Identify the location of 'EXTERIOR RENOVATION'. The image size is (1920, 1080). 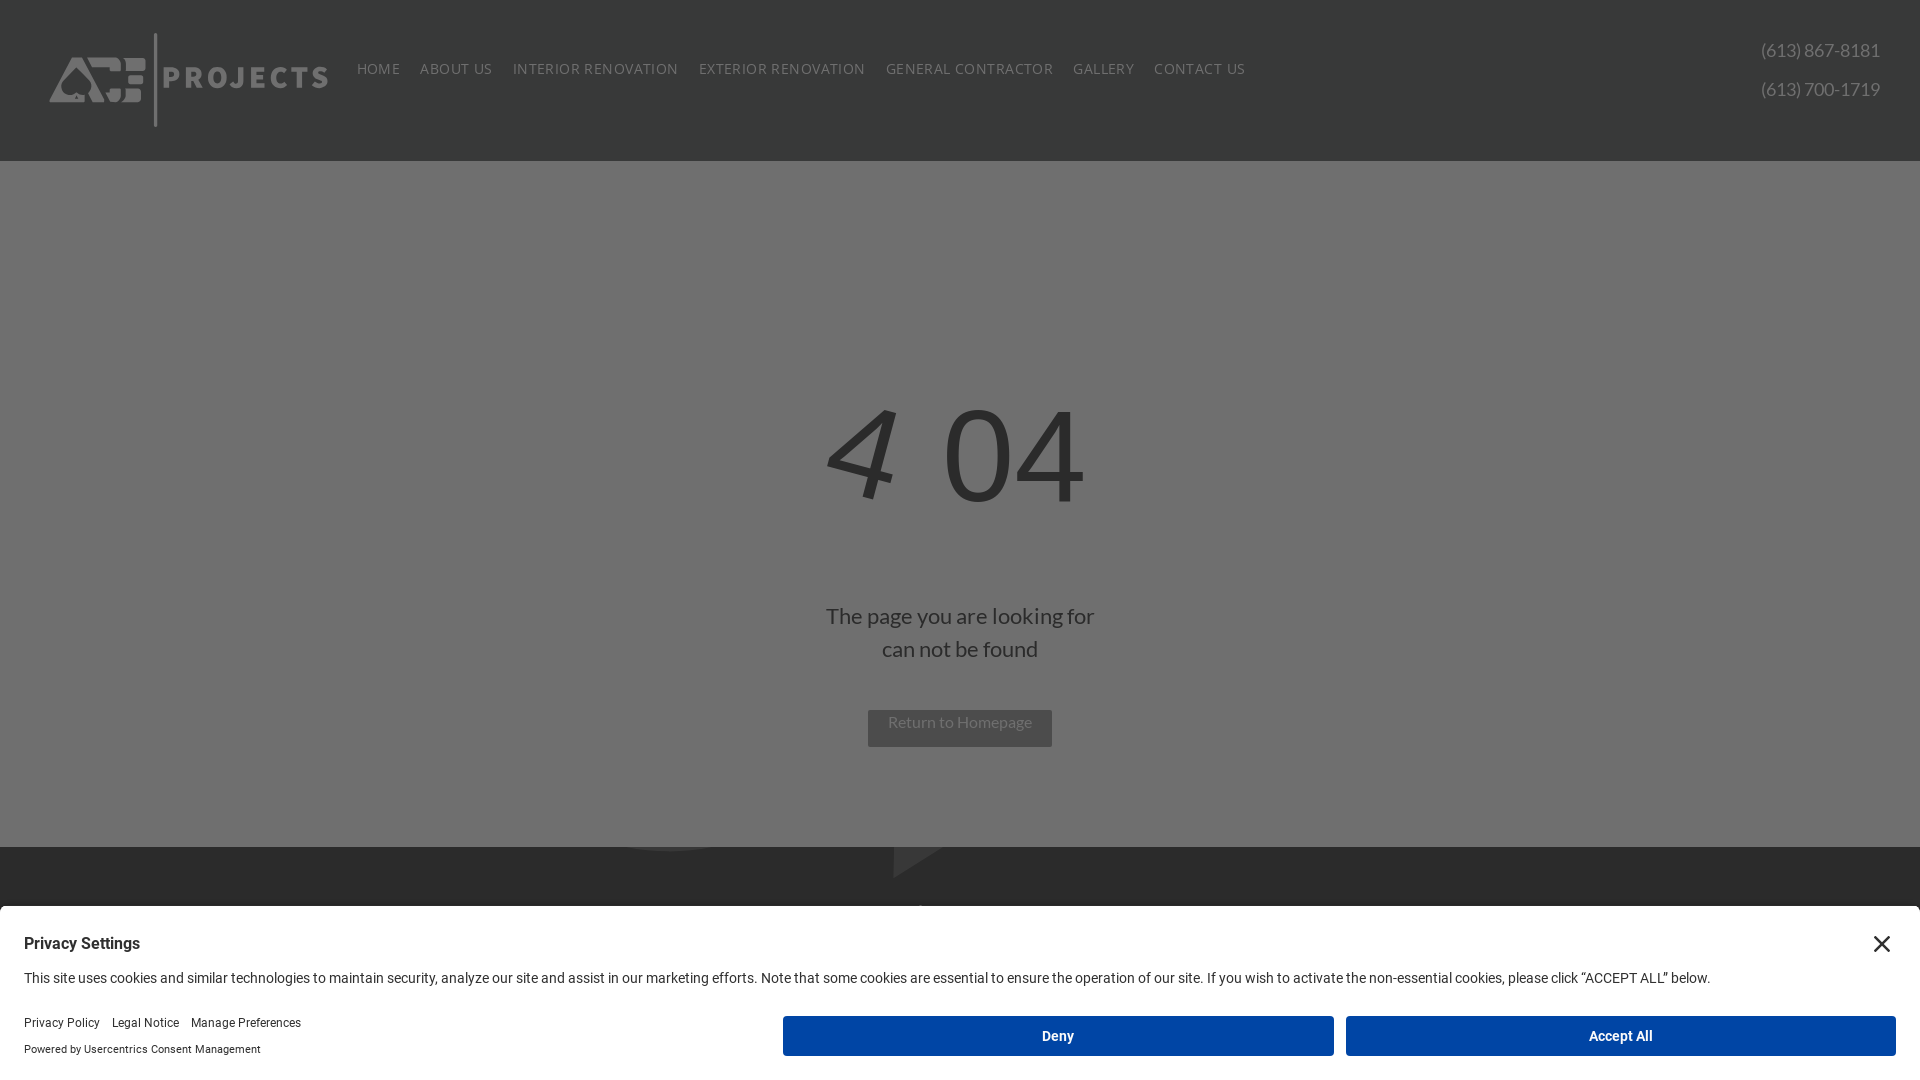
(781, 67).